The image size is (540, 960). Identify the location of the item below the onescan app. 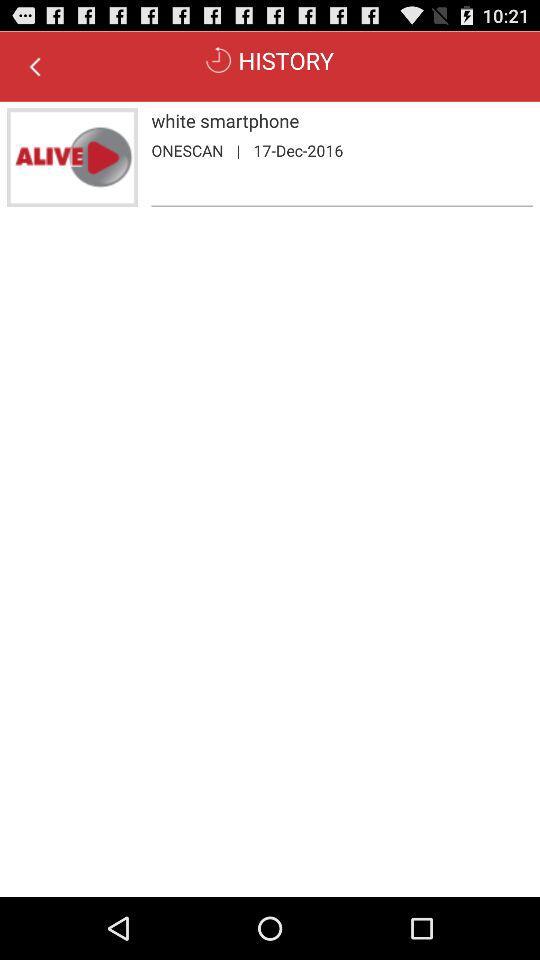
(341, 206).